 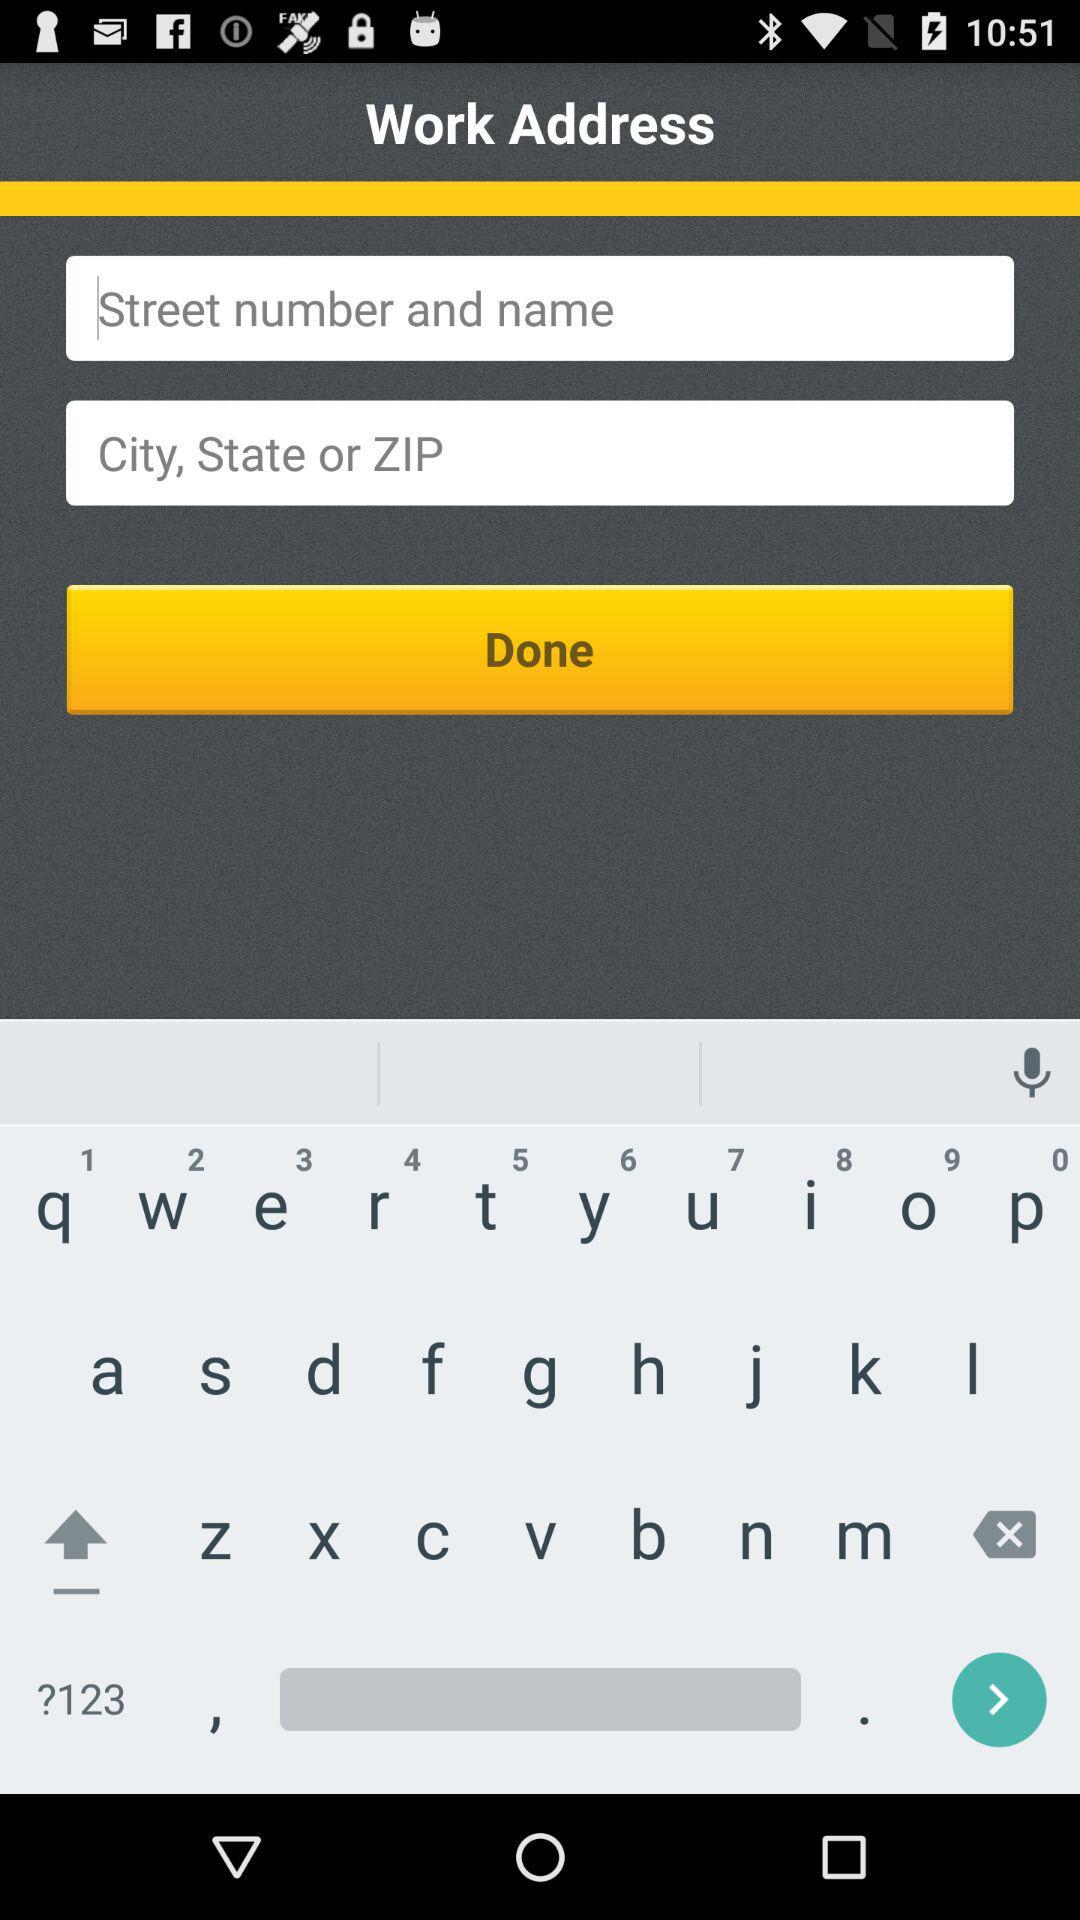 I want to click on text, so click(x=540, y=451).